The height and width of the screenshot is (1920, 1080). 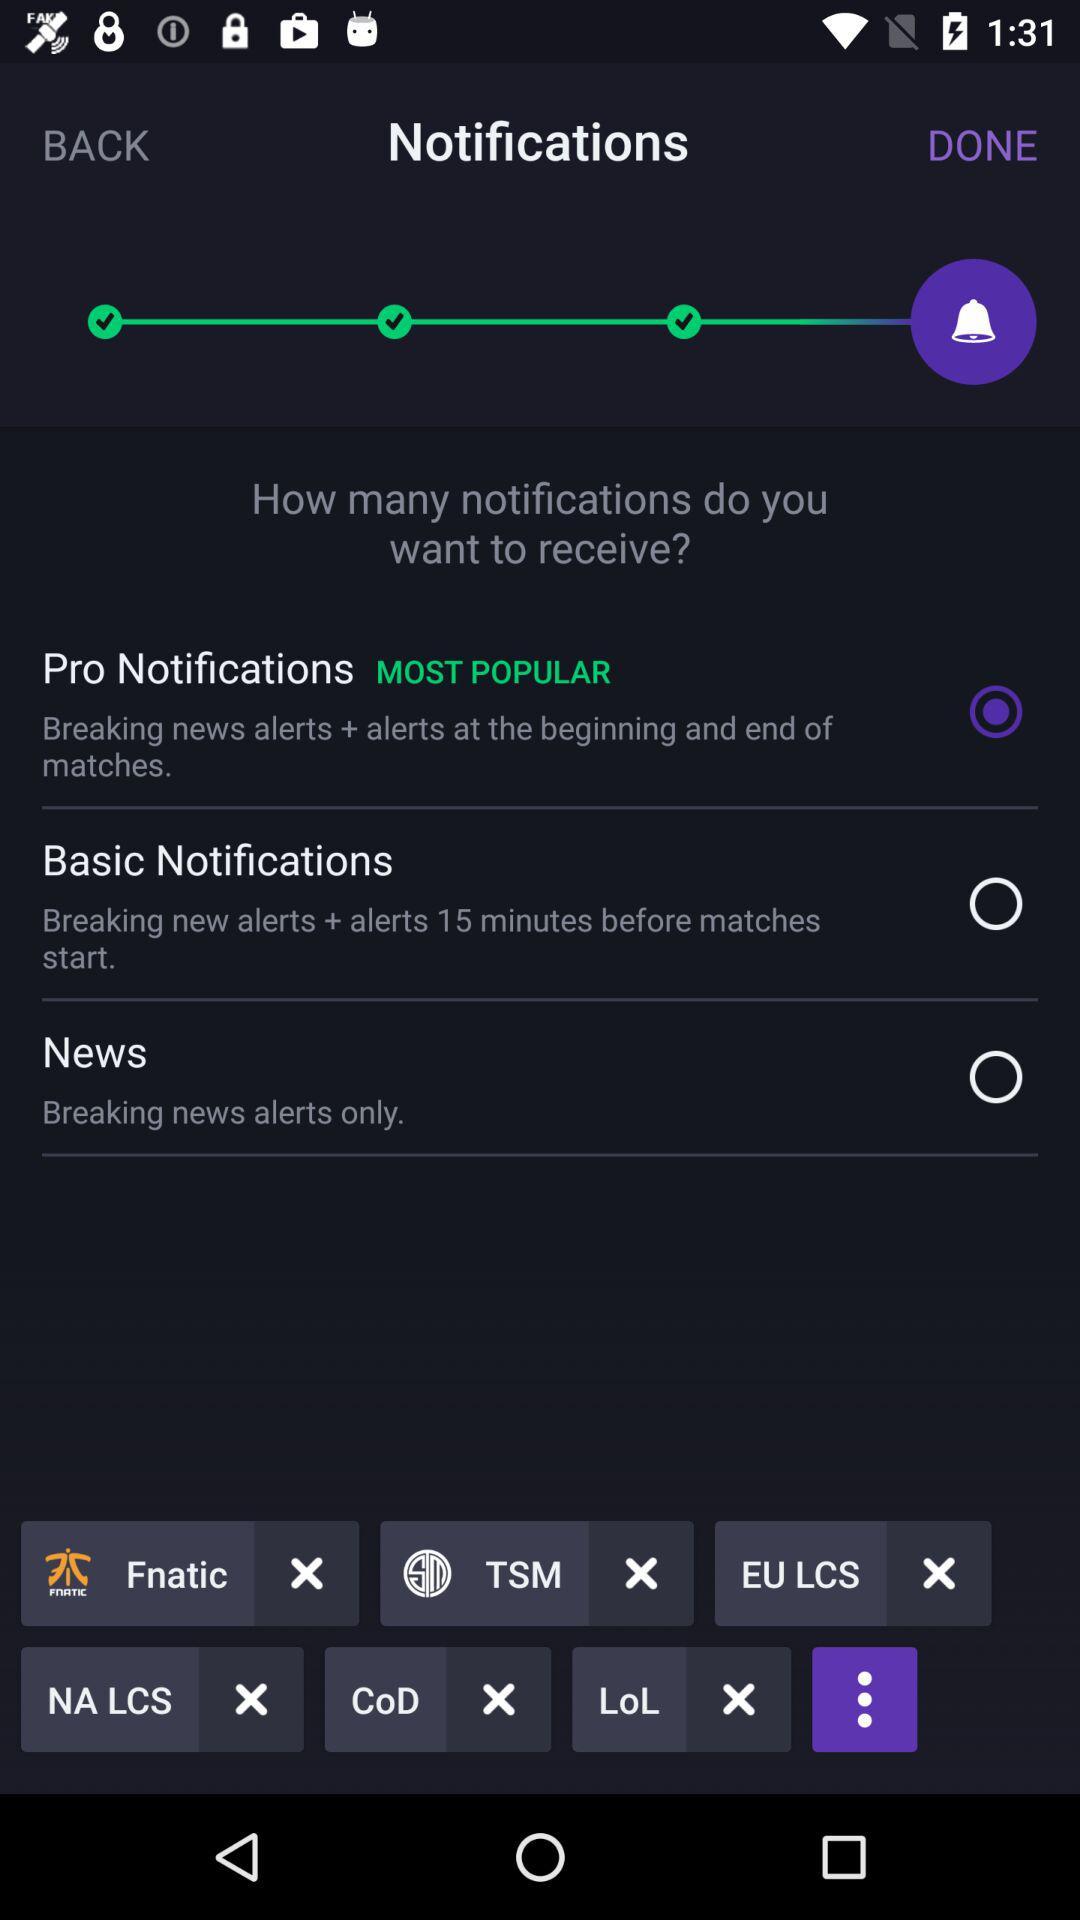 What do you see at coordinates (981, 143) in the screenshot?
I see `the icon next to notifications` at bounding box center [981, 143].